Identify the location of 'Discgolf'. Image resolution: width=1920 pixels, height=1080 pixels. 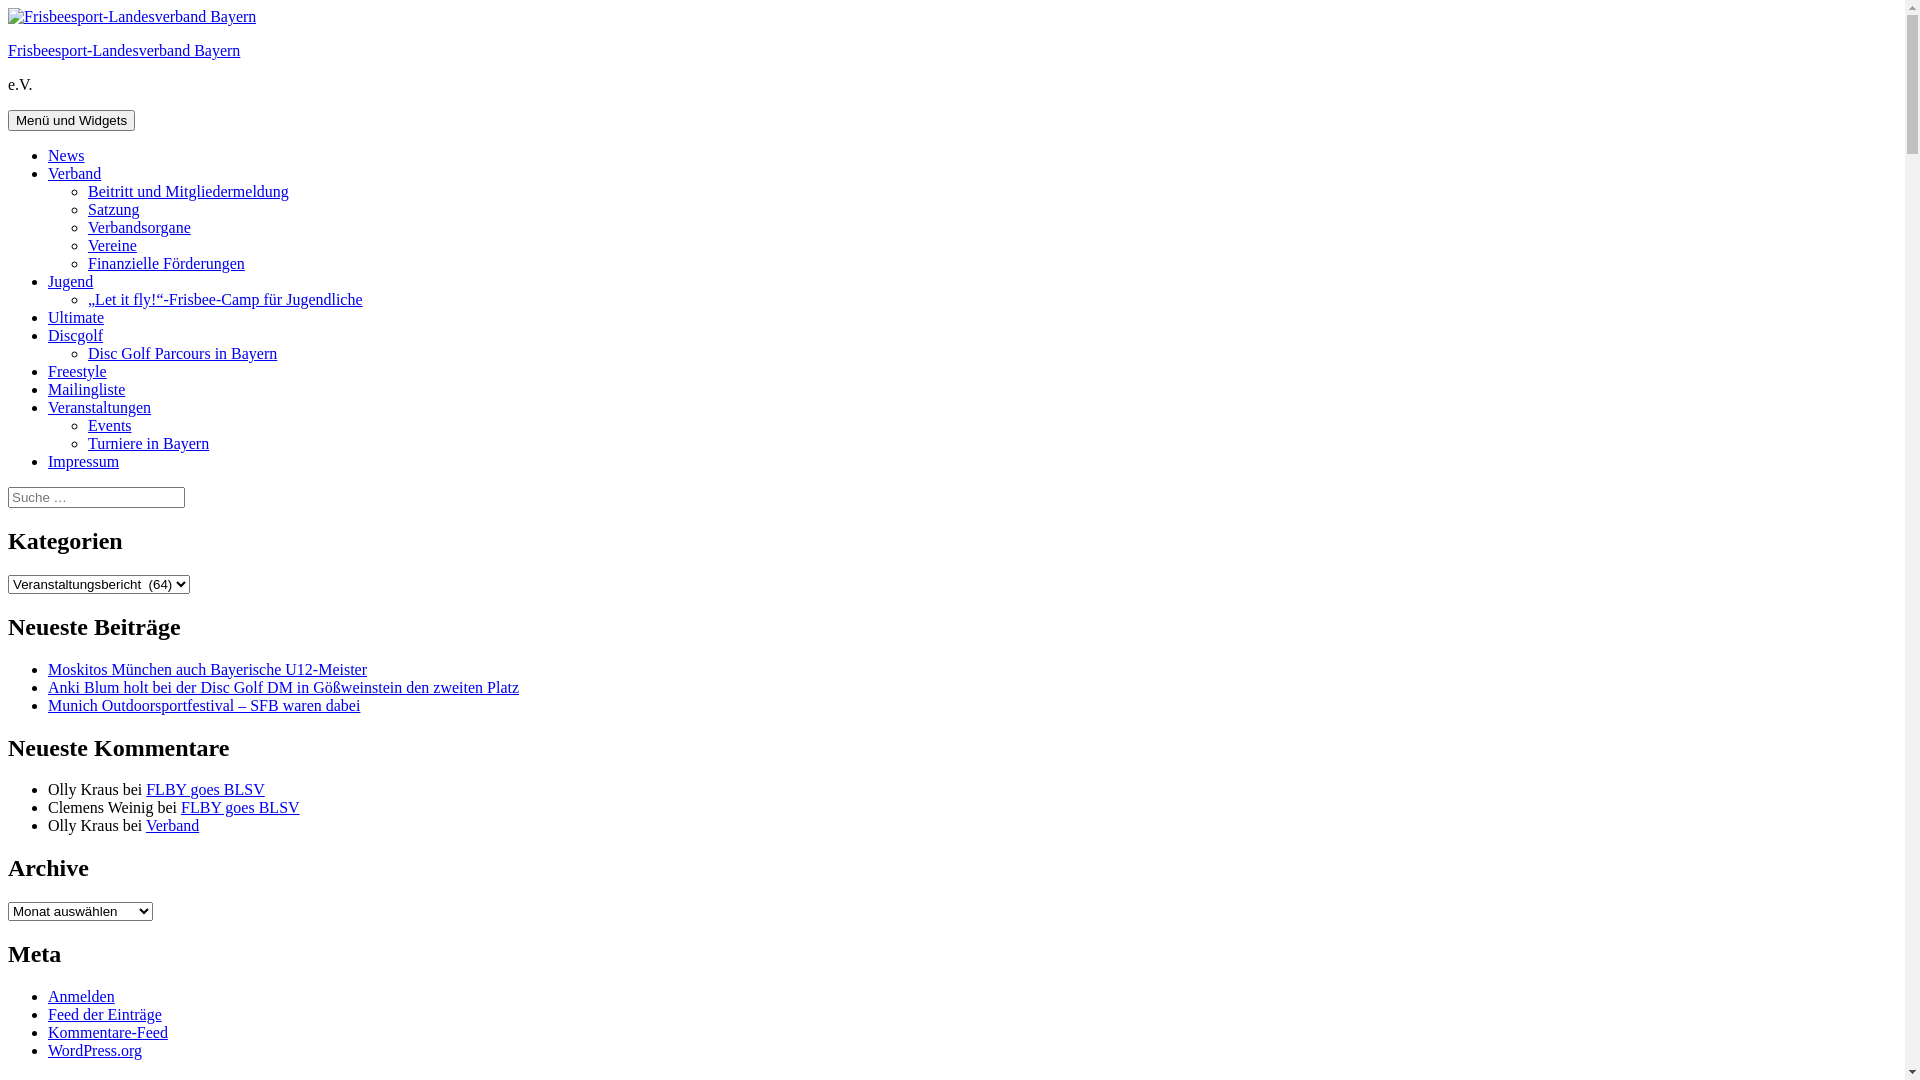
(48, 334).